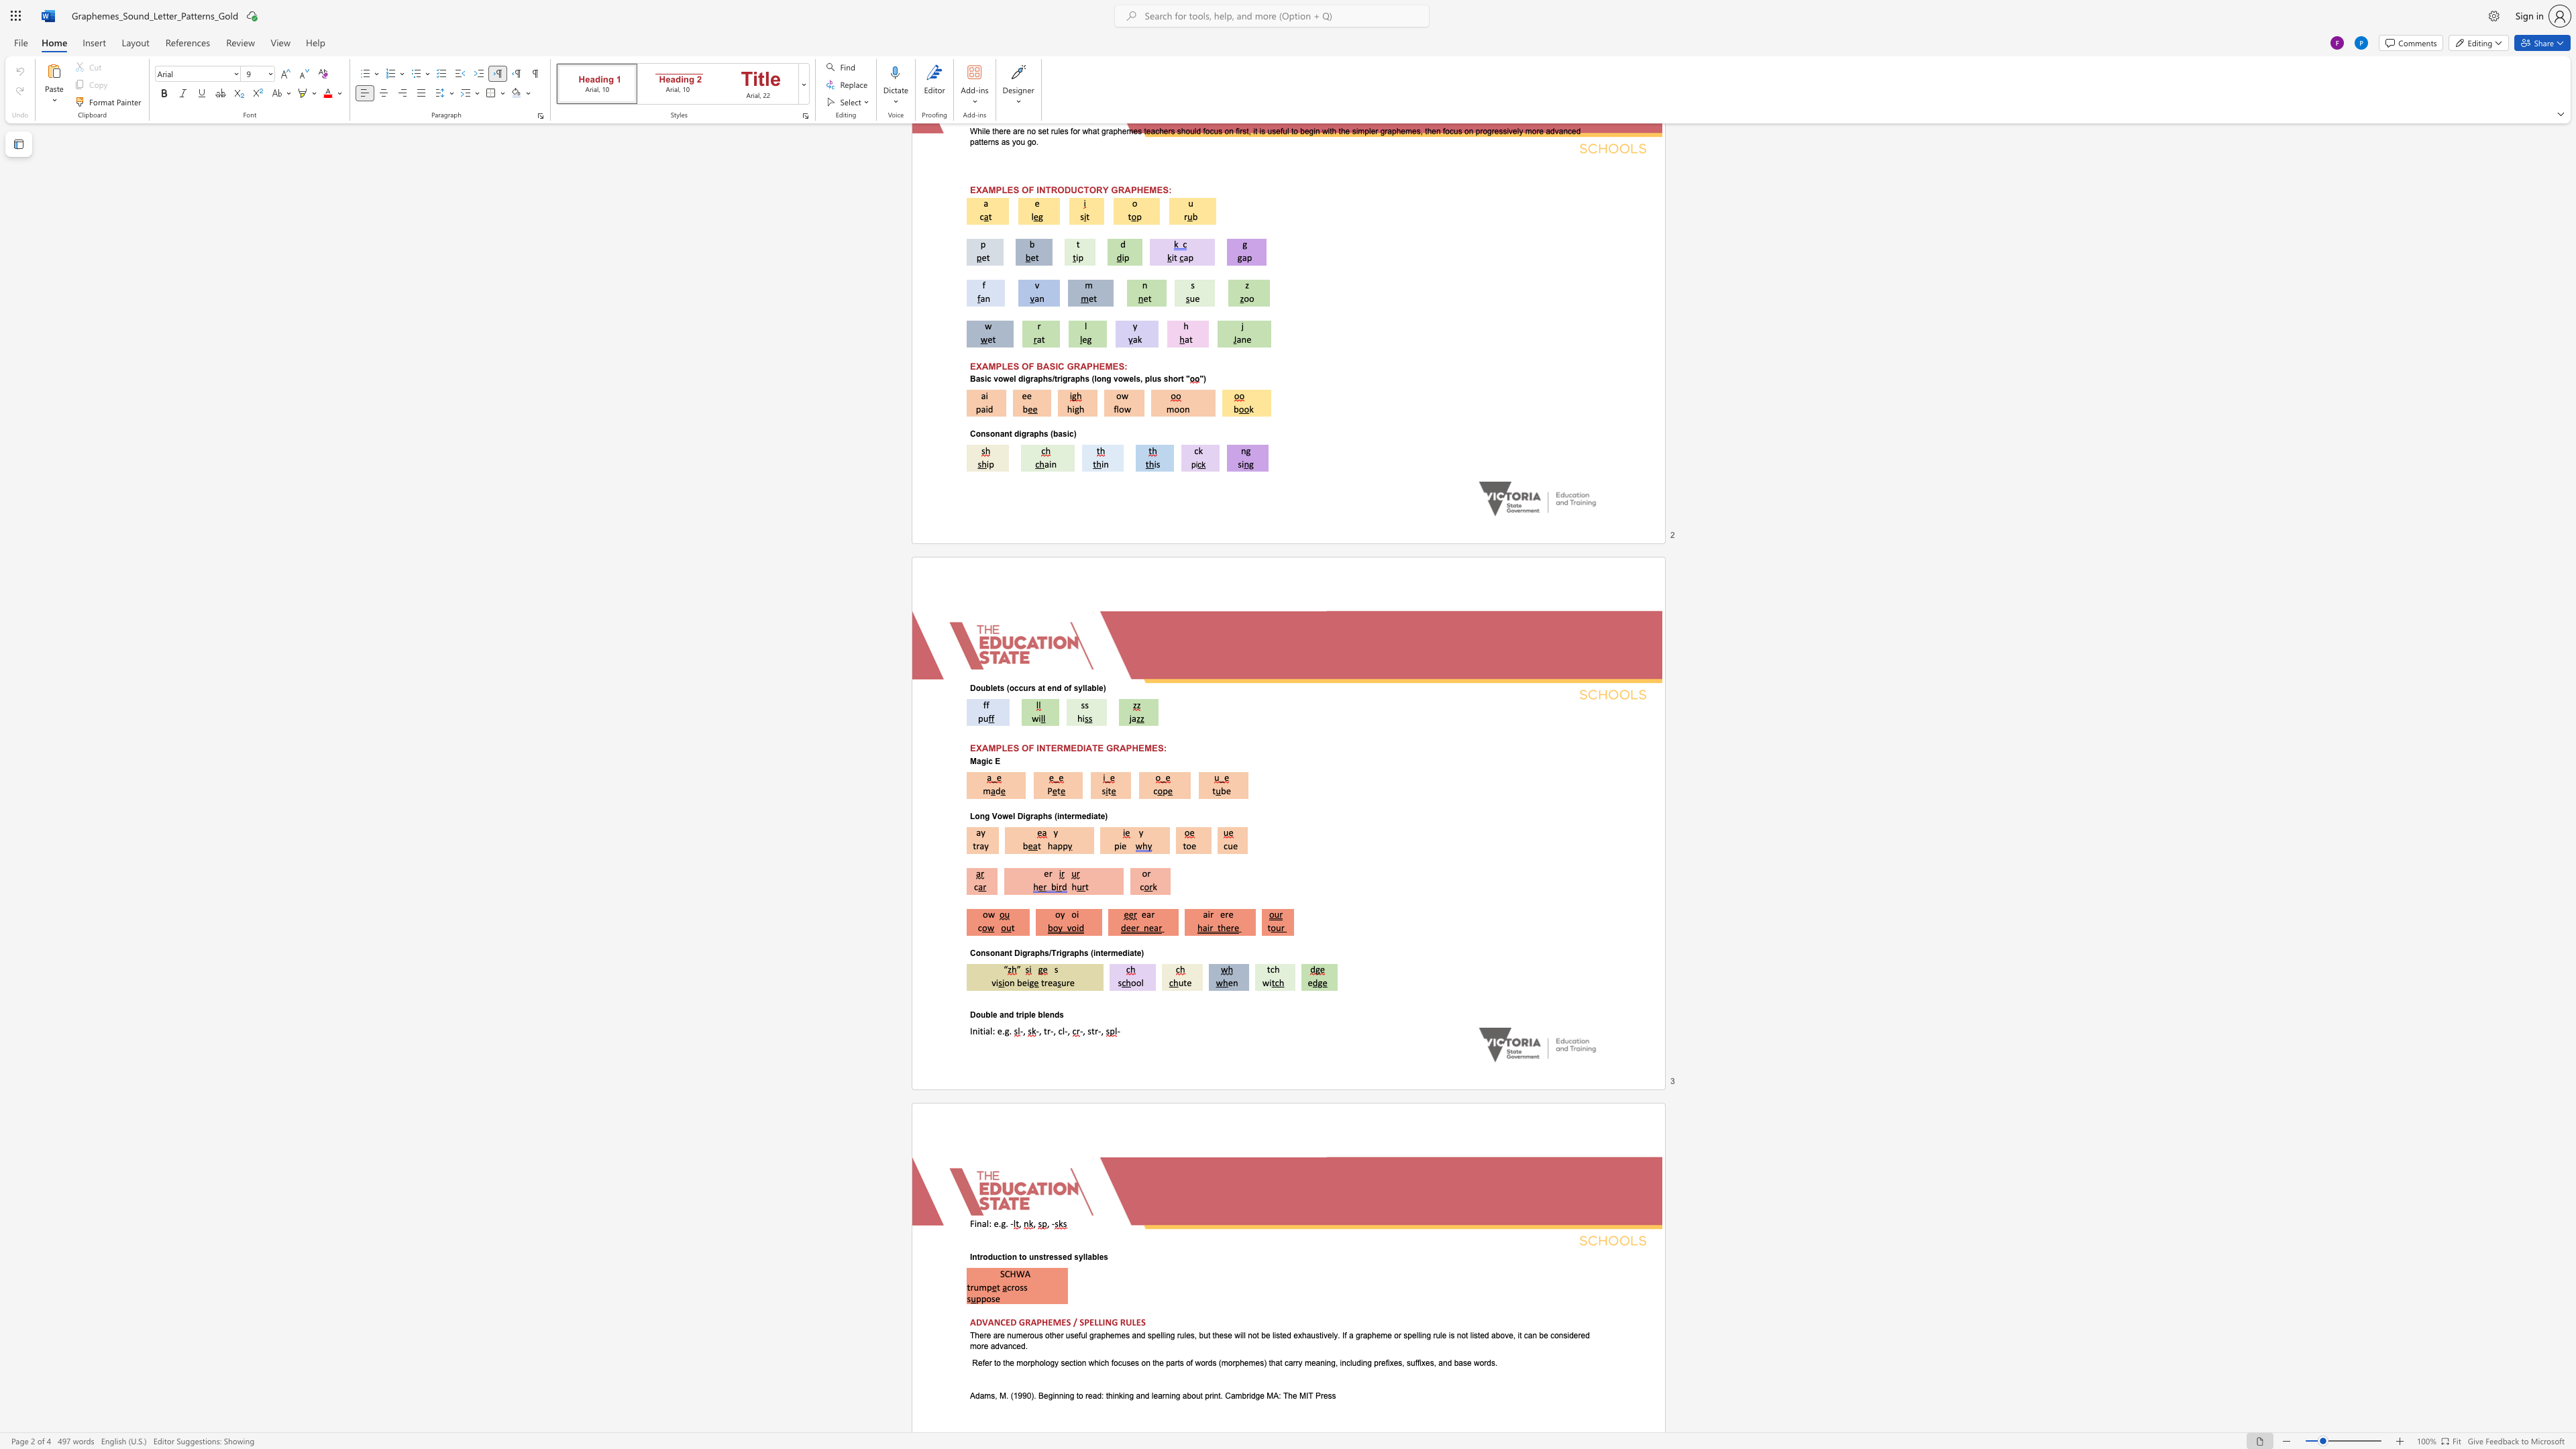 Image resolution: width=2576 pixels, height=1449 pixels. I want to click on the subset text "nced" within the text "other useful graphemes and spelling rules, but these will not be listed exhaustively. If a grapheme or spelling rule is not listed above, it can be considered more advanced.", so click(1007, 1346).